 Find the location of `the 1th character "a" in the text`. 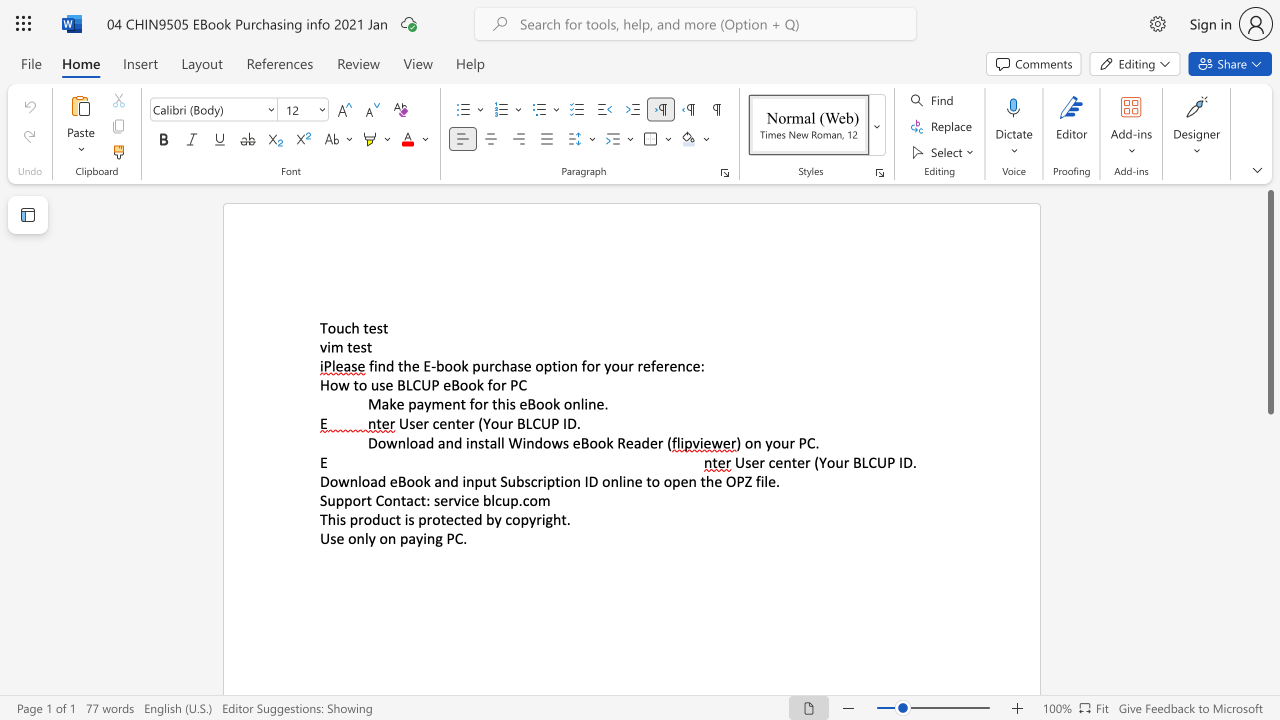

the 1th character "a" in the text is located at coordinates (411, 537).